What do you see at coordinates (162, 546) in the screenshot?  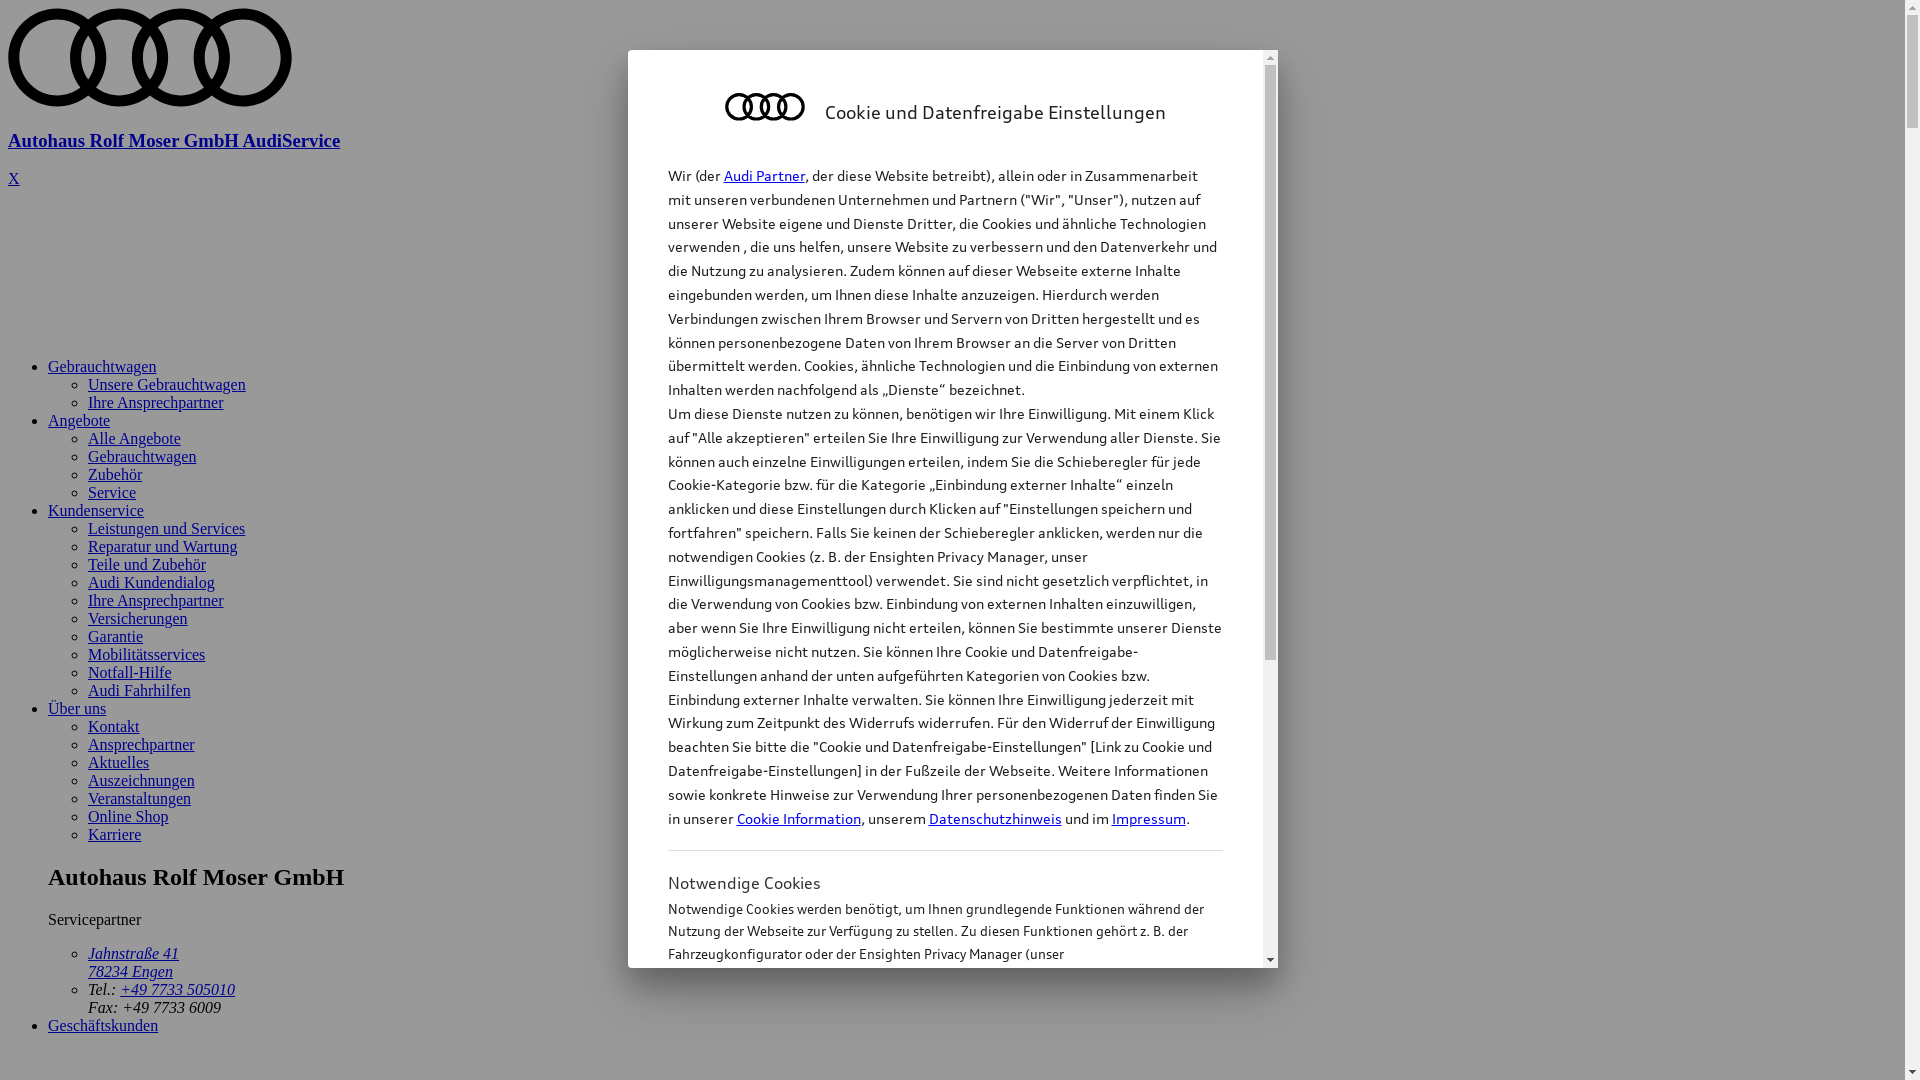 I see `'Reparatur und Wartung'` at bounding box center [162, 546].